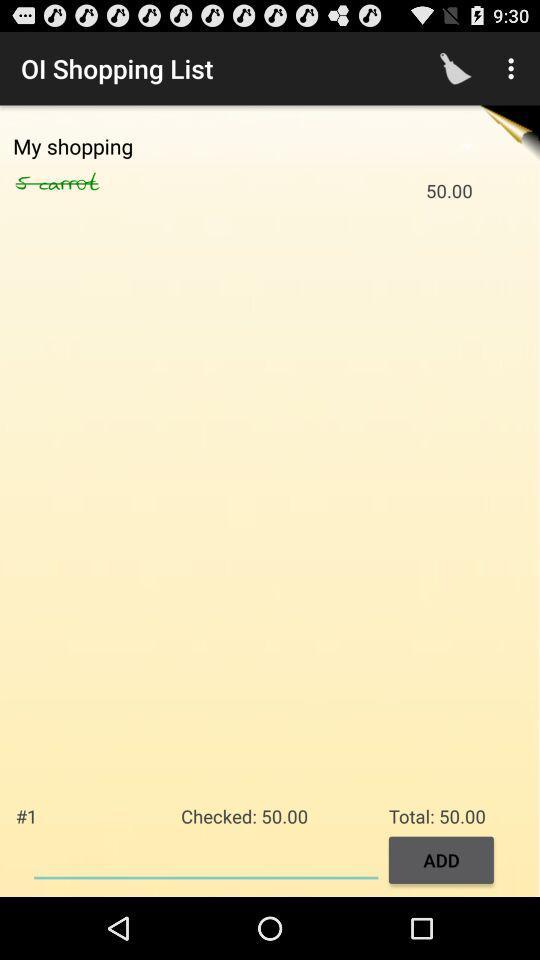 The width and height of the screenshot is (540, 960). I want to click on the icon above the #1 item, so click(90, 183).